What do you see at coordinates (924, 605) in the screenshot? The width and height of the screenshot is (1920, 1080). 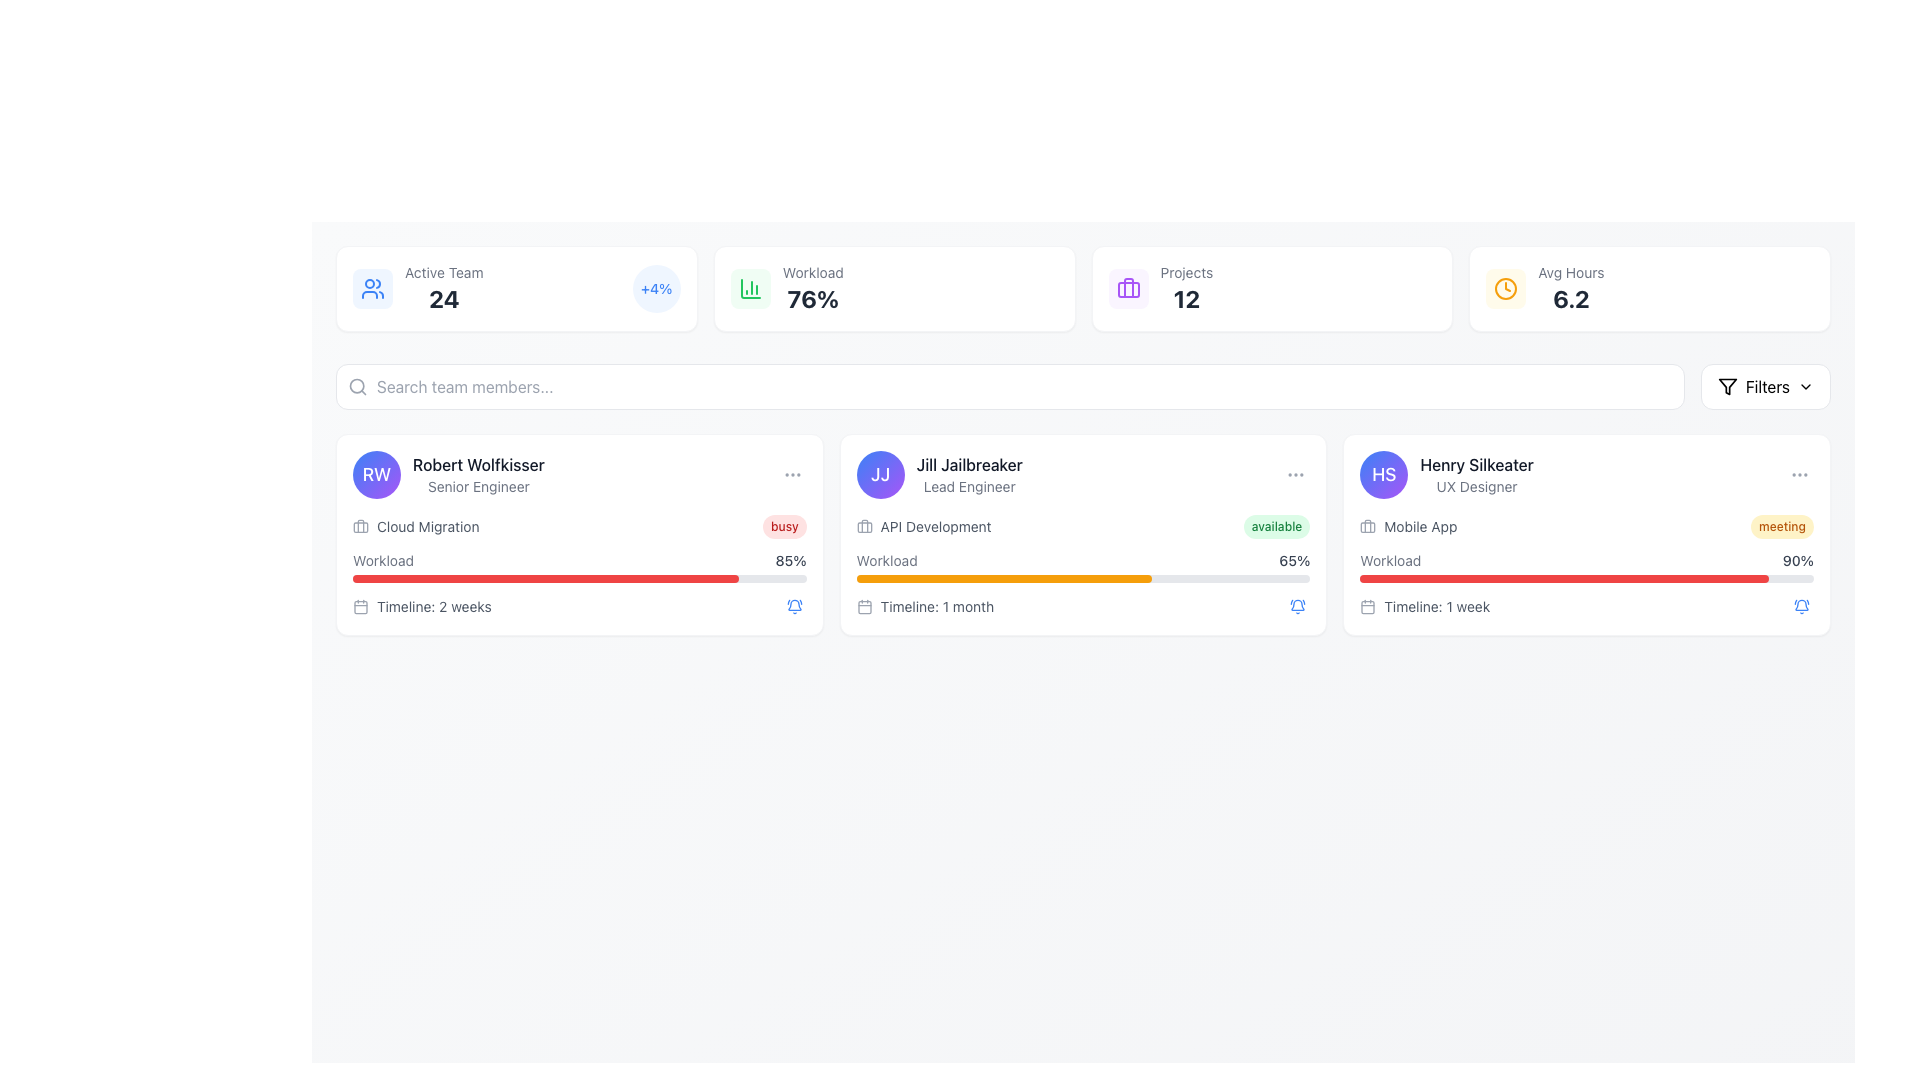 I see `the text label with the calendar icon that displays 'Timeline: 1 month' located in the second card for 'Jill Jailbreaker', positioned below the workload progress bar` at bounding box center [924, 605].